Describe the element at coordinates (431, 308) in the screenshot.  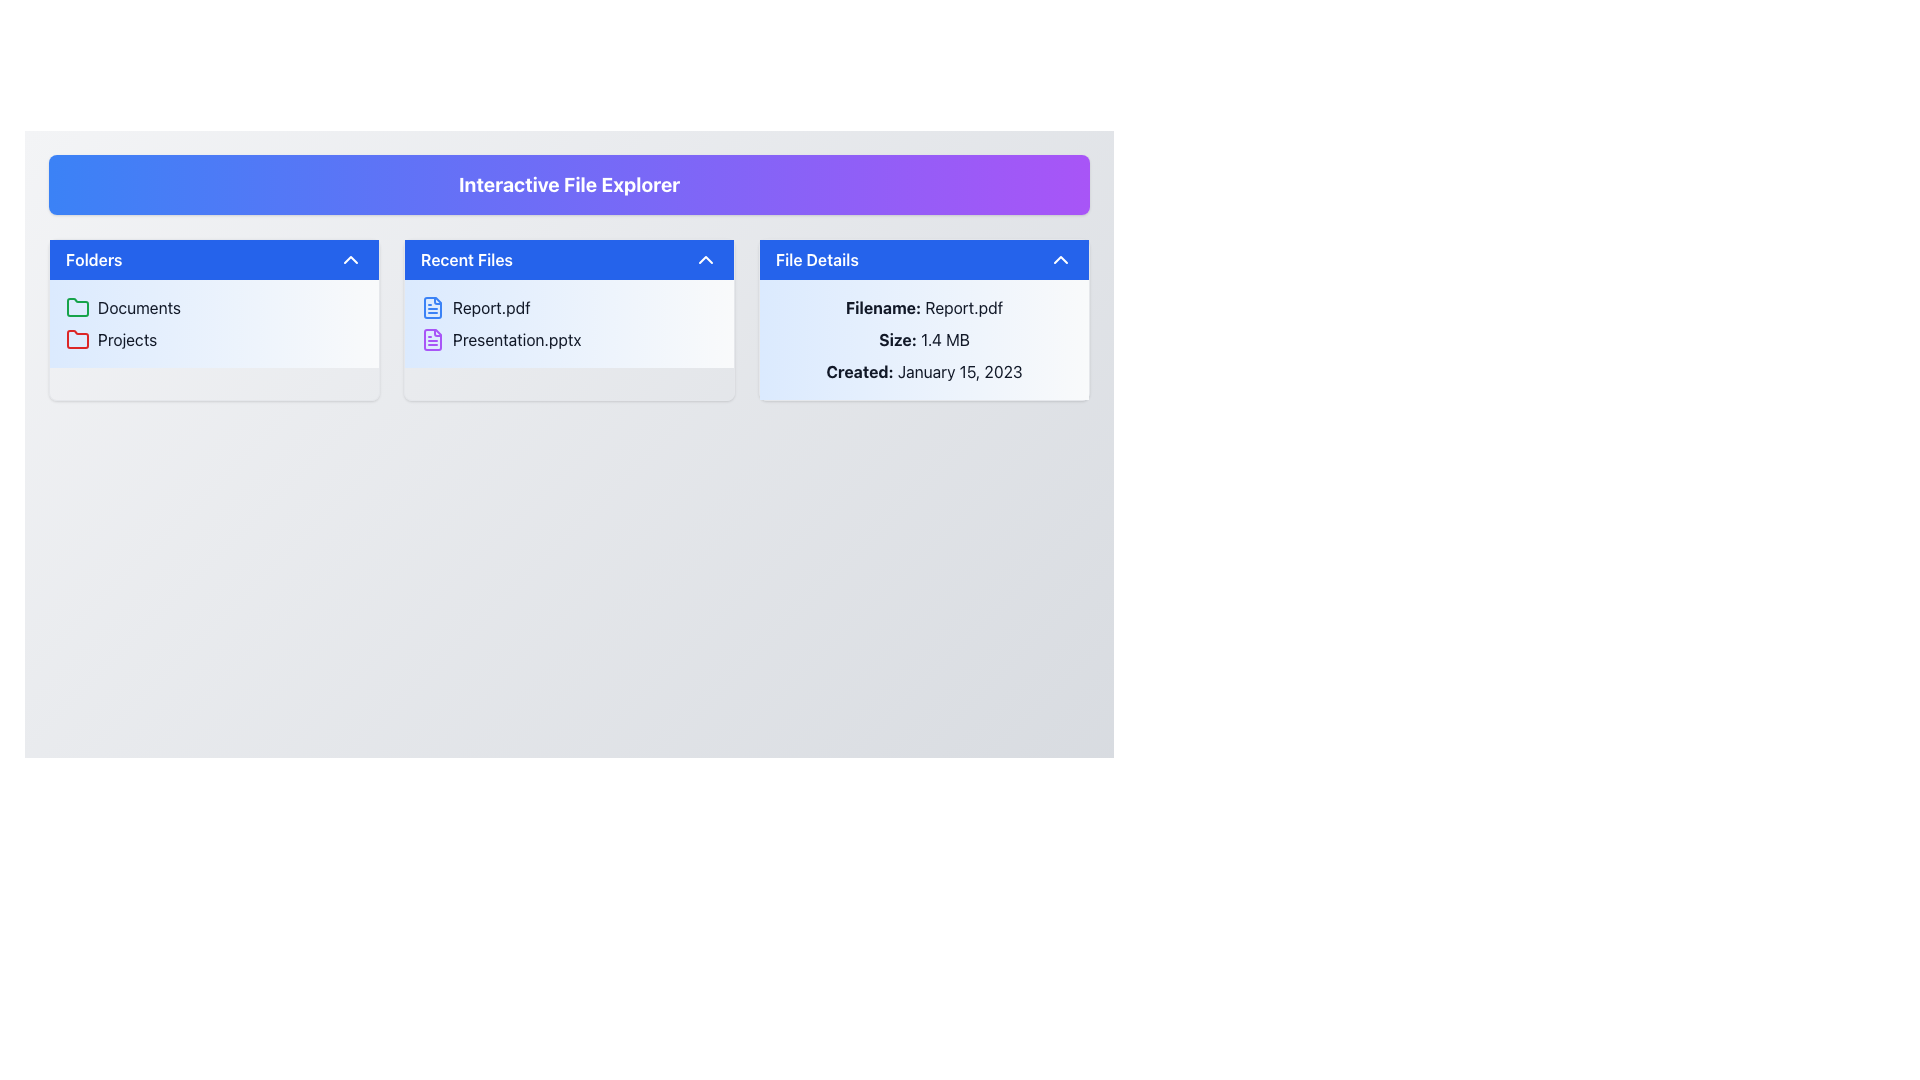
I see `the PDF file icon located in the 'Recent Files' section to the left of the 'Presentation.pptx' icon` at that location.